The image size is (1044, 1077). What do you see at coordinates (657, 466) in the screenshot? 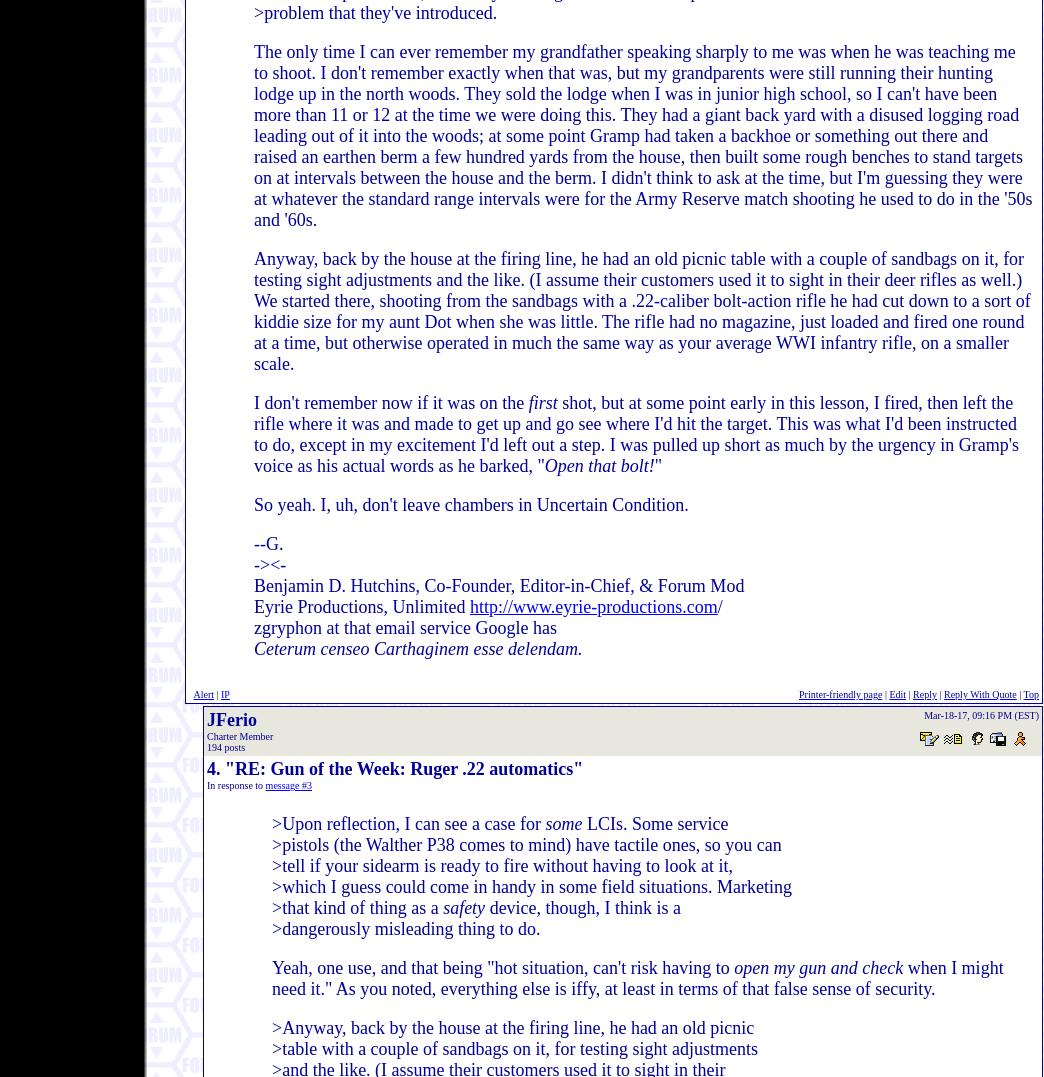
I see `'"'` at bounding box center [657, 466].